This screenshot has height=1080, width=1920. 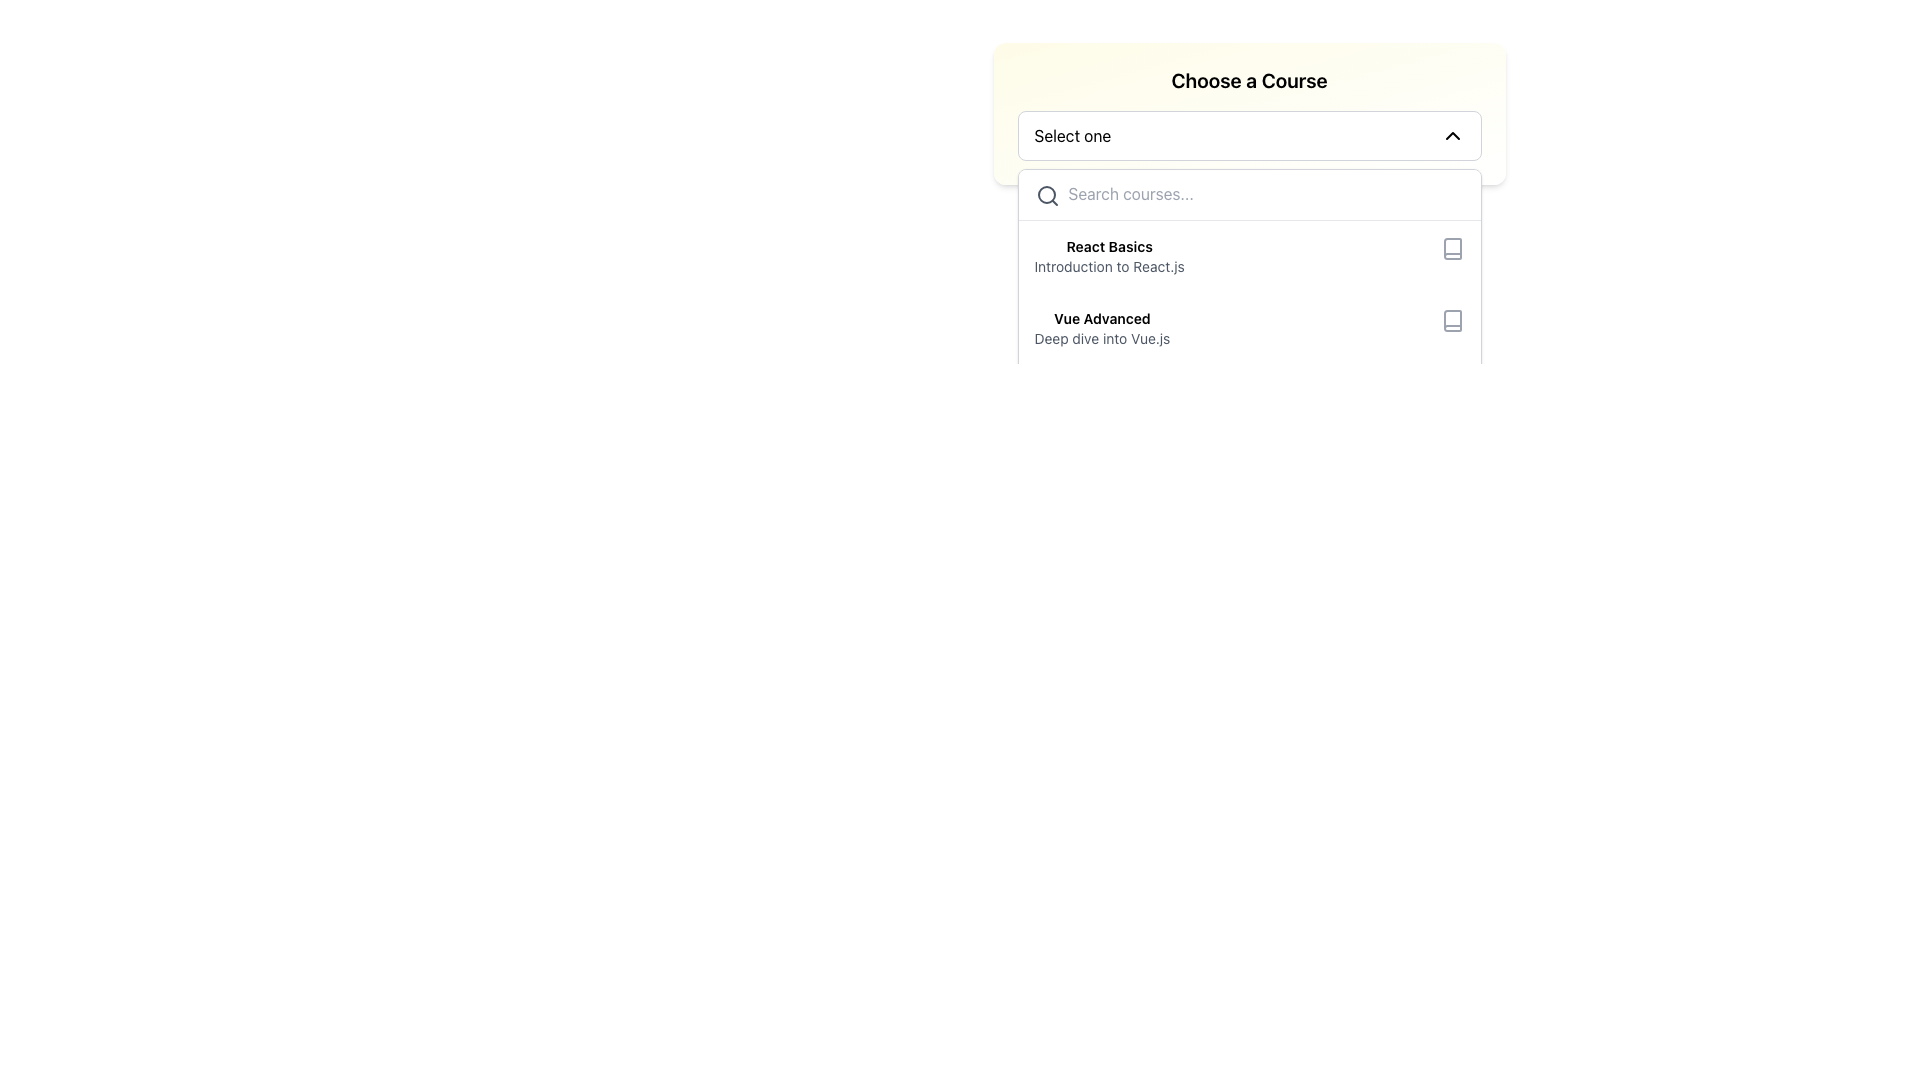 What do you see at coordinates (1046, 194) in the screenshot?
I see `the circular part of the magnifying glass icon located in the top-left corner of the autocomplete dropdown menu, adjacent to the search input field` at bounding box center [1046, 194].